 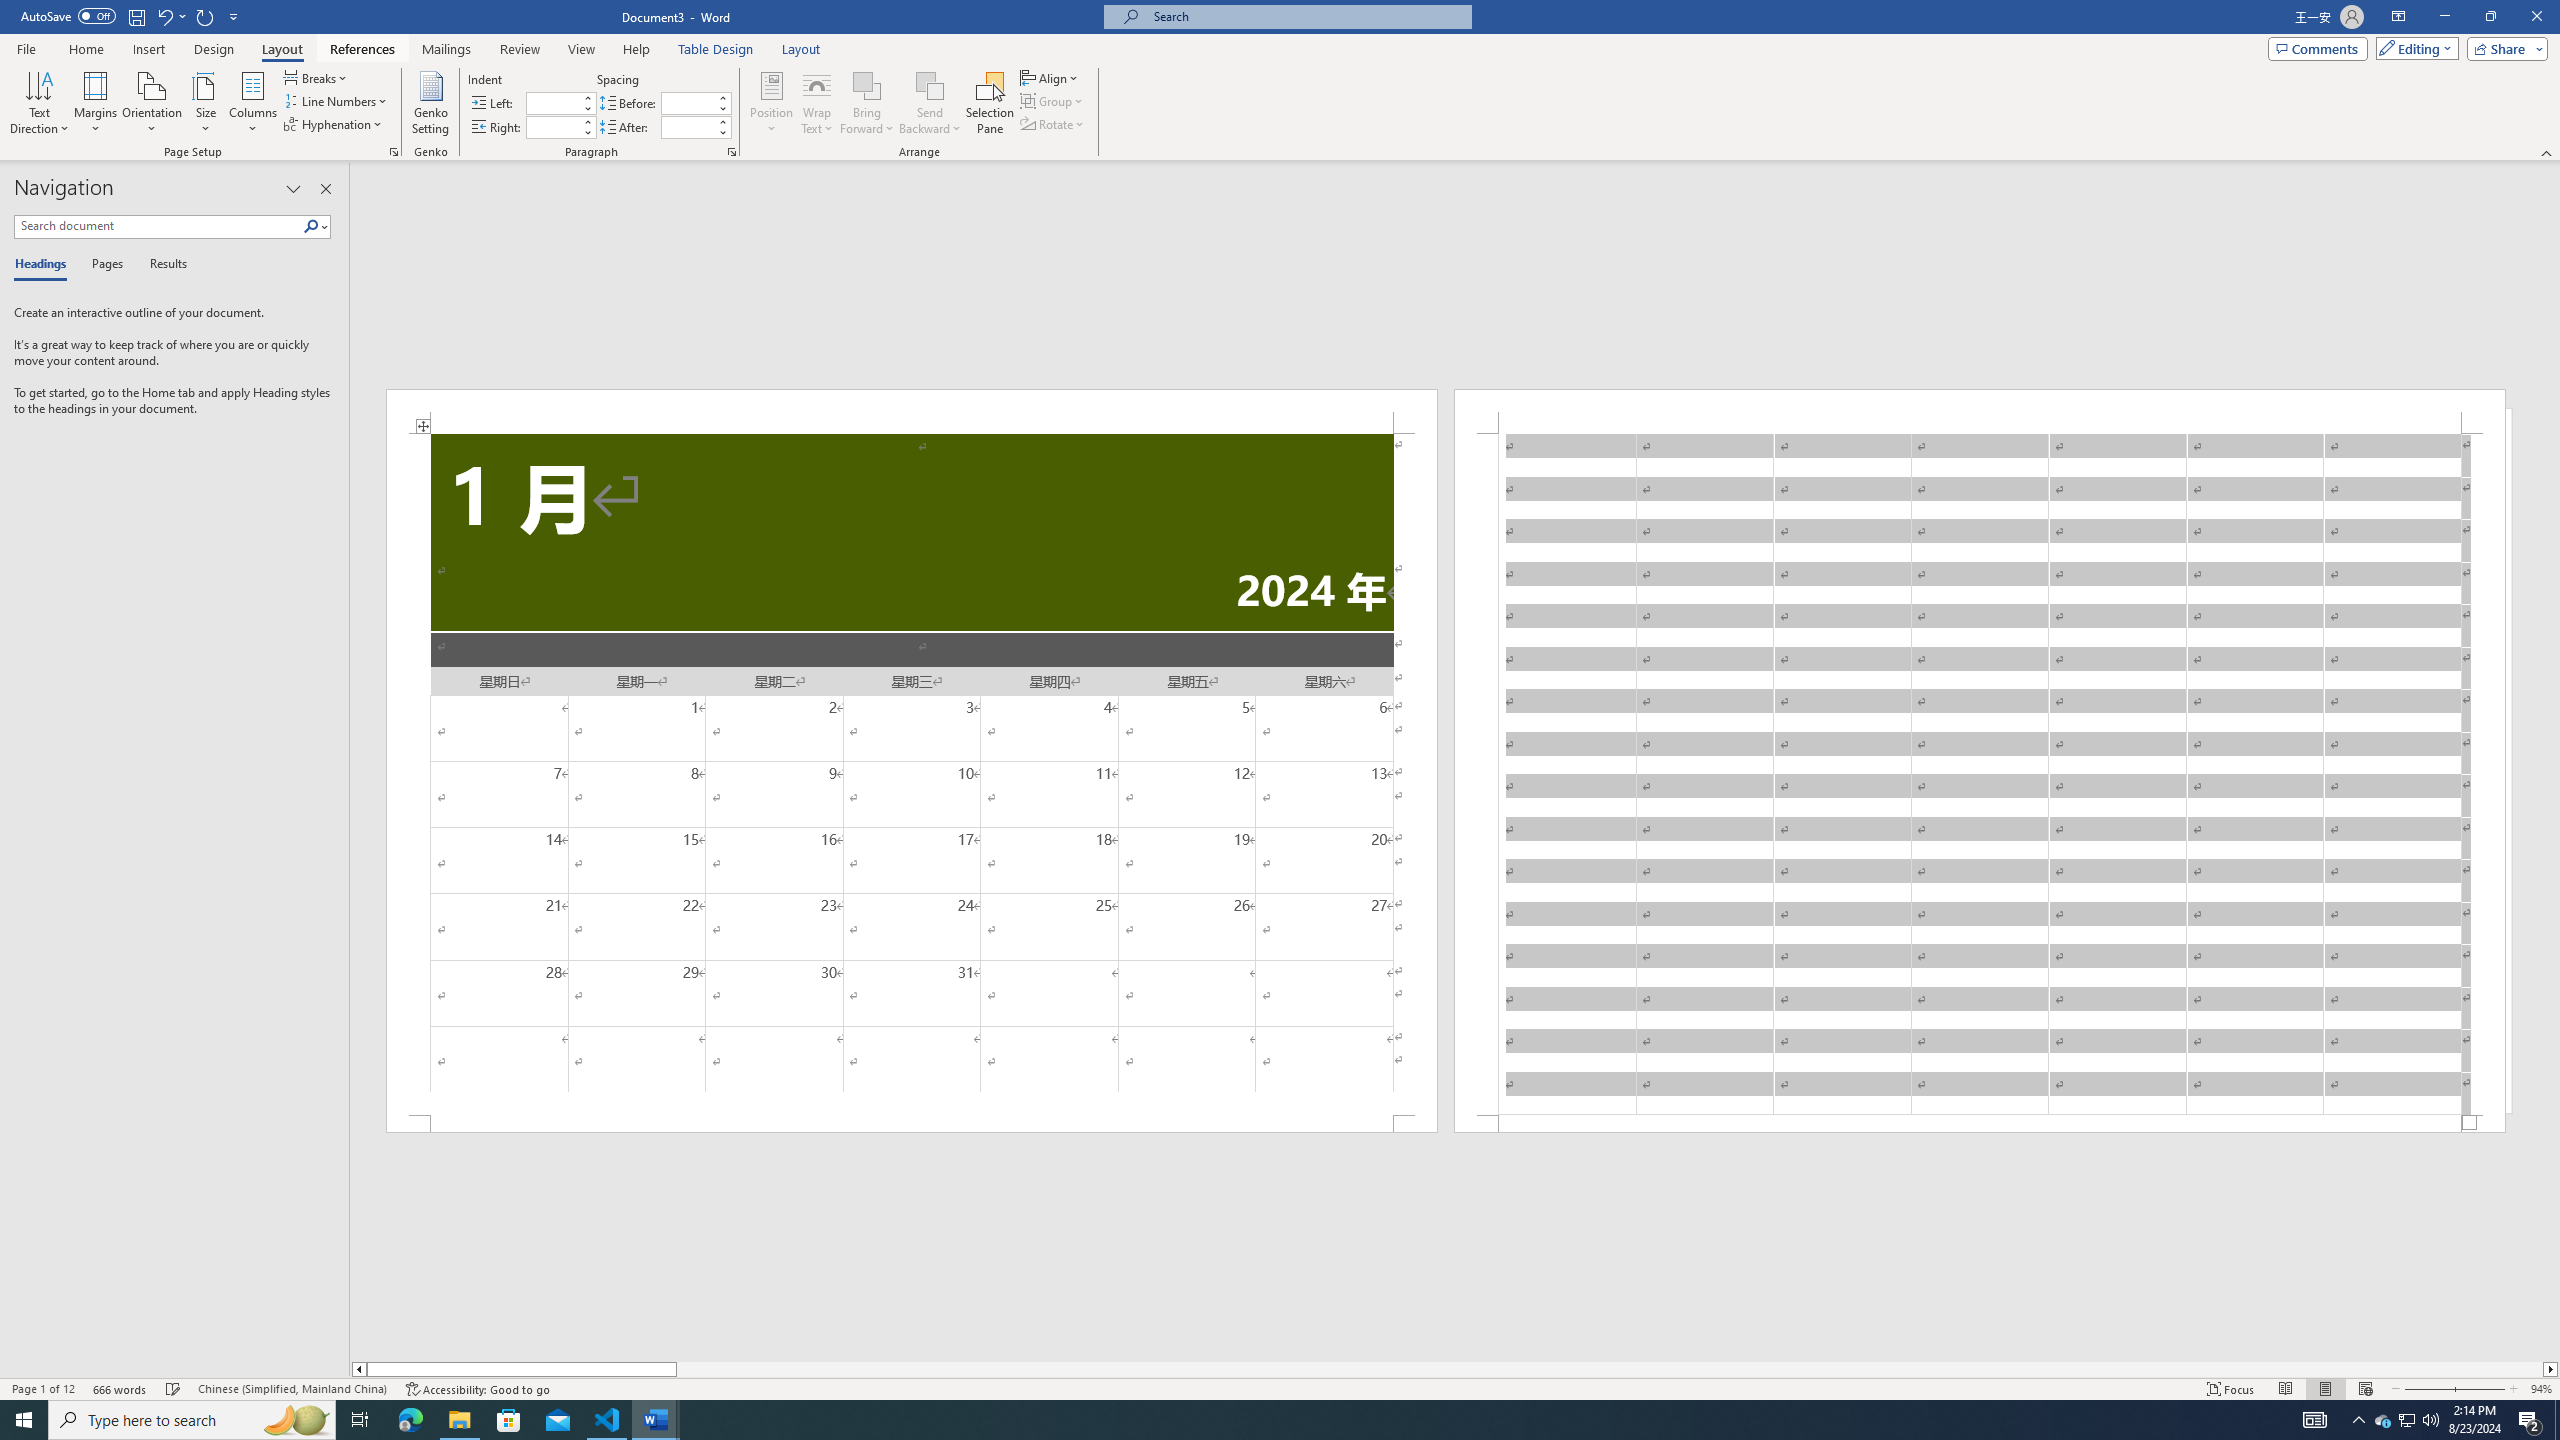 What do you see at coordinates (147, 49) in the screenshot?
I see `'Insert'` at bounding box center [147, 49].